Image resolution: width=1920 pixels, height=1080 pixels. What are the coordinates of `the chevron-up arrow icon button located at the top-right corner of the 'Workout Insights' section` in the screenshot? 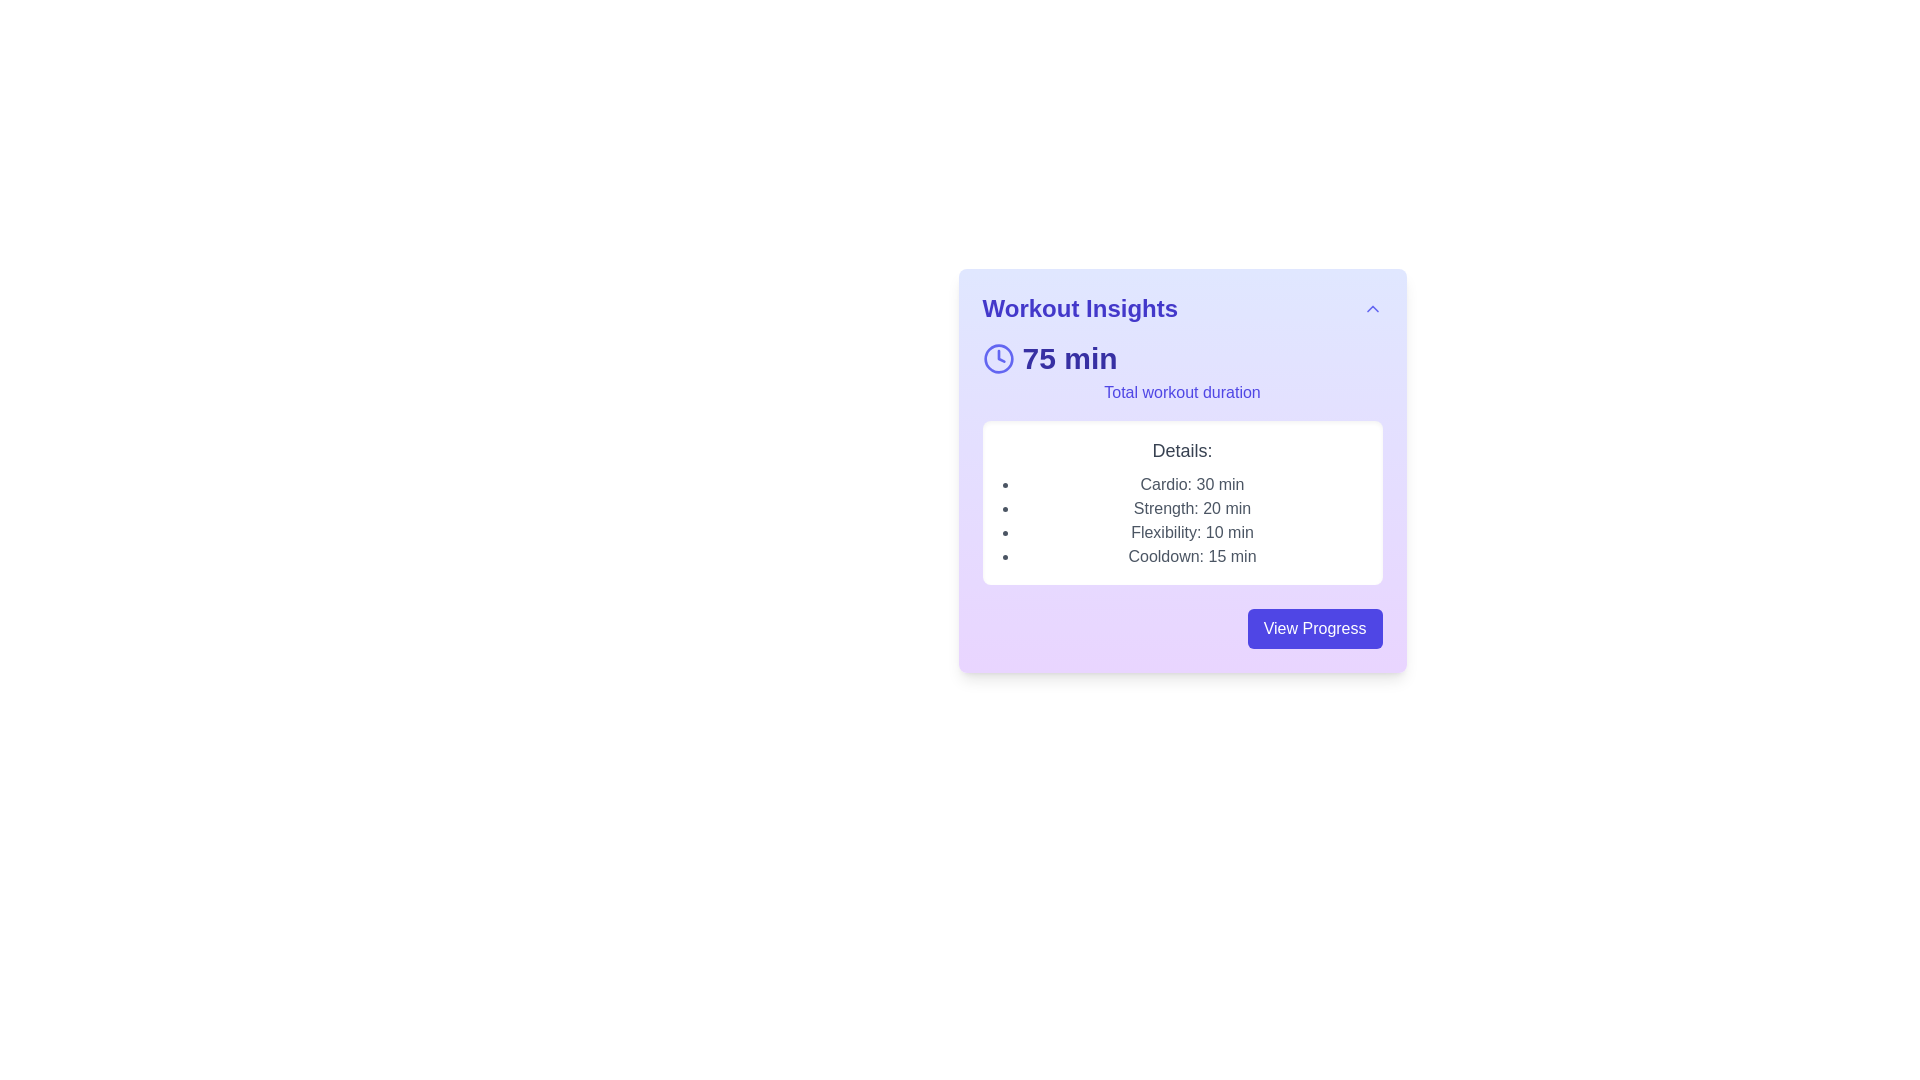 It's located at (1371, 308).